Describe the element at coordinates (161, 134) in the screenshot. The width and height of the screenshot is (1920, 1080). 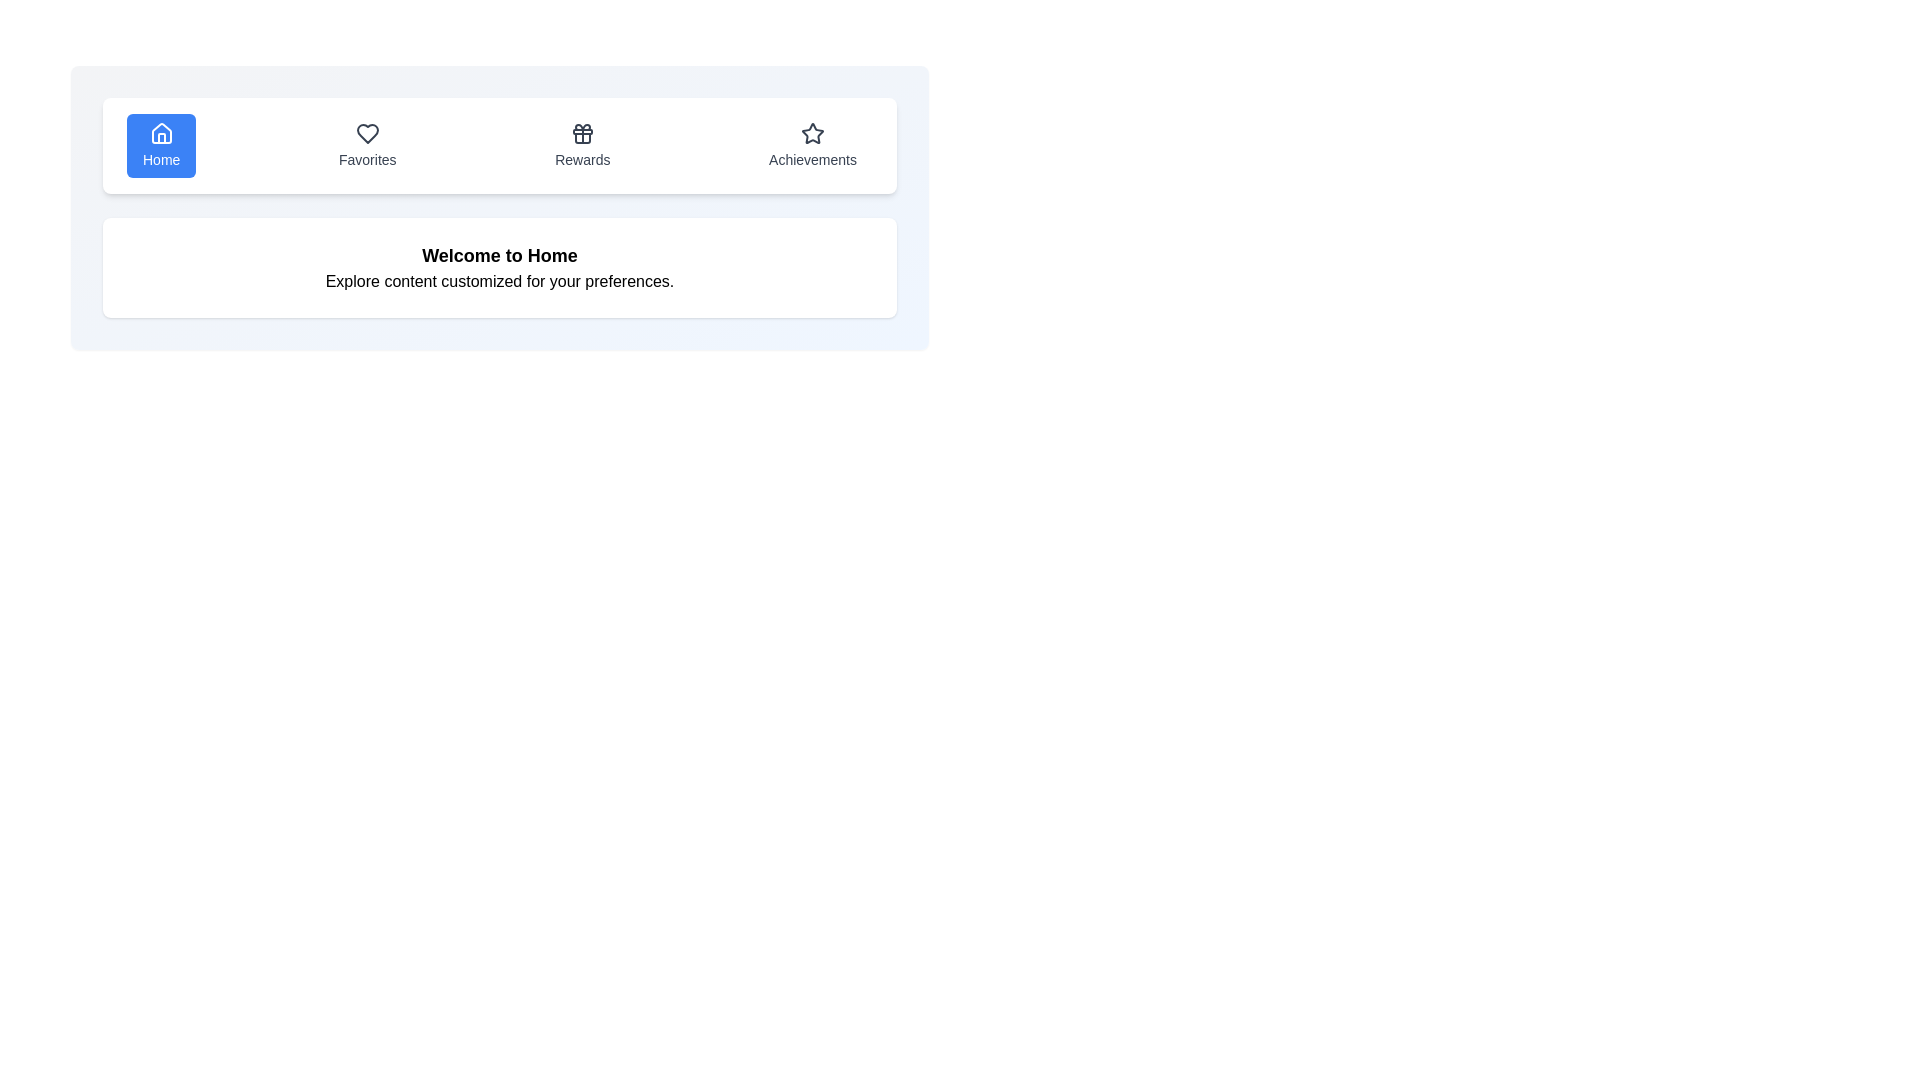
I see `the 'Home' navigation icon, which is represented by a house icon located at the left-most position in the horizontal navigation bar at the top of the interface` at that location.